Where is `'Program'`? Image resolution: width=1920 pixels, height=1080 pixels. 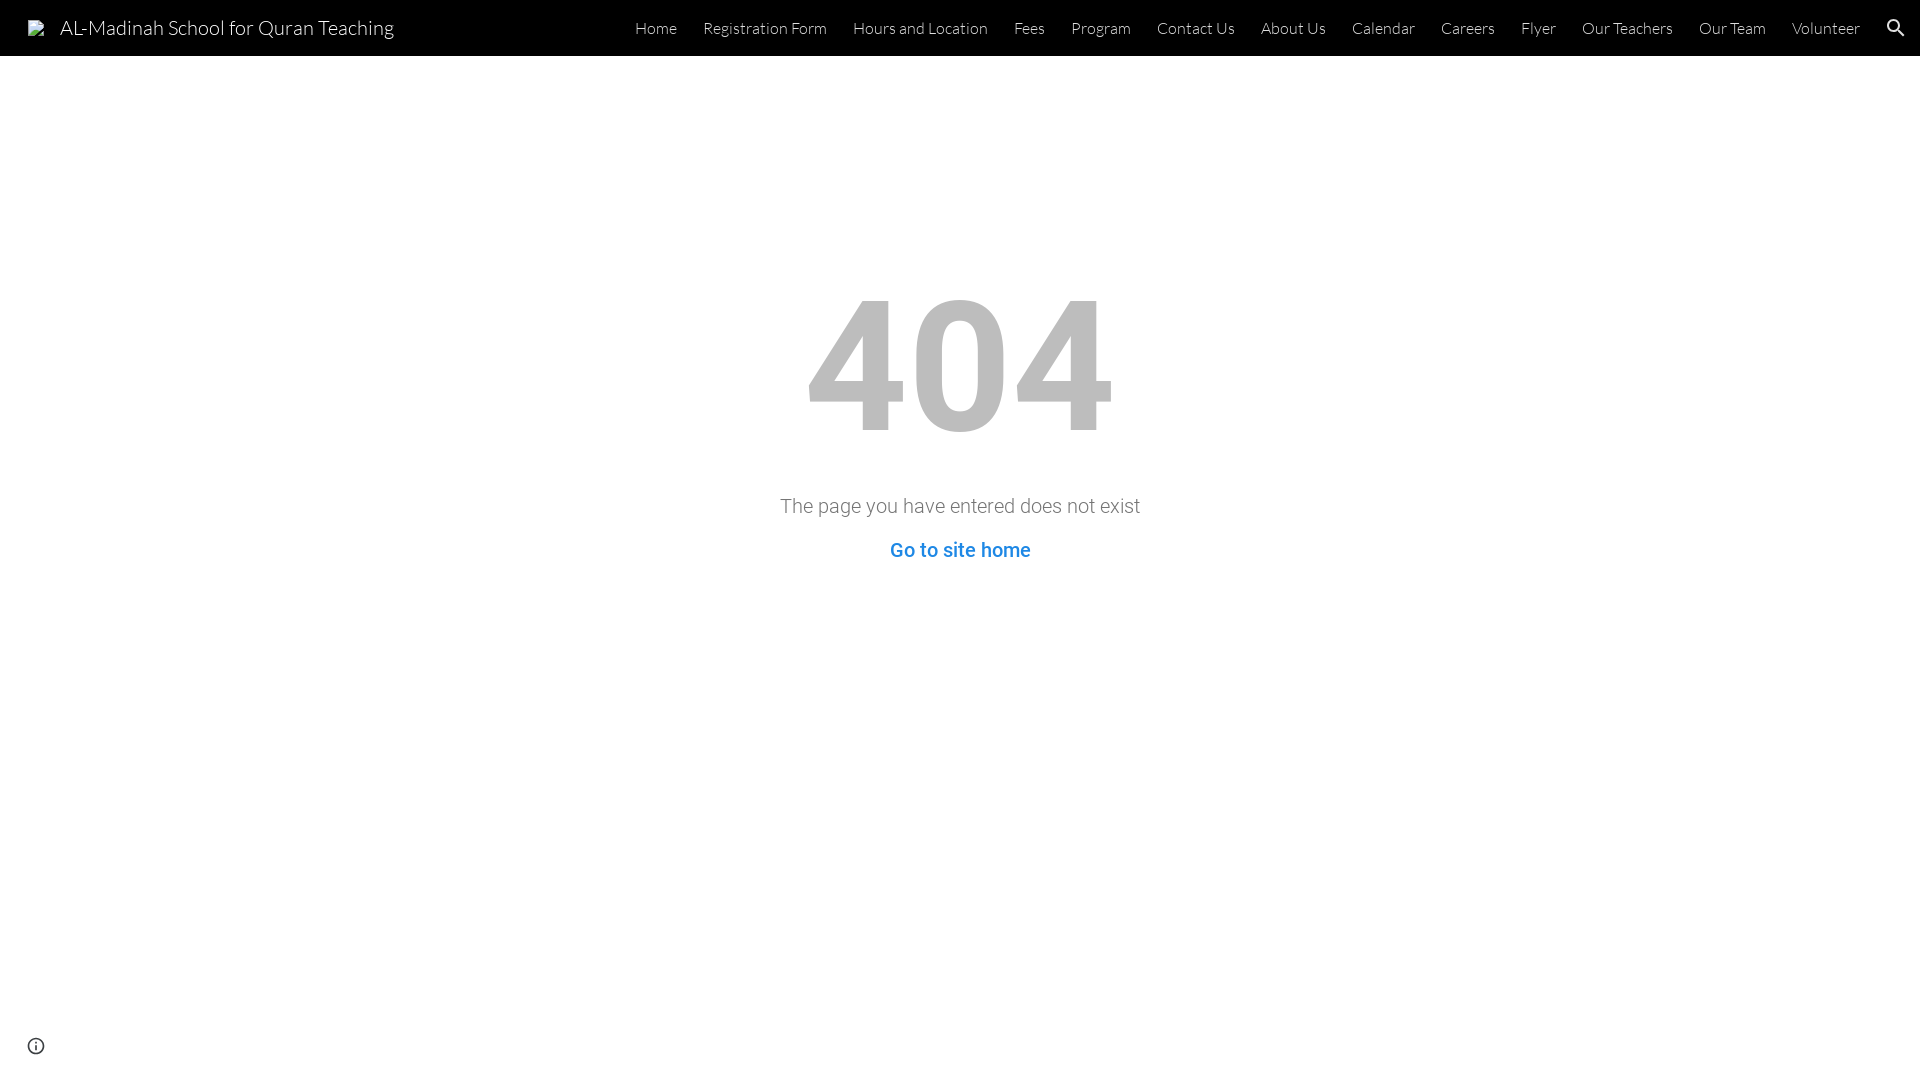
'Program' is located at coordinates (1099, 27).